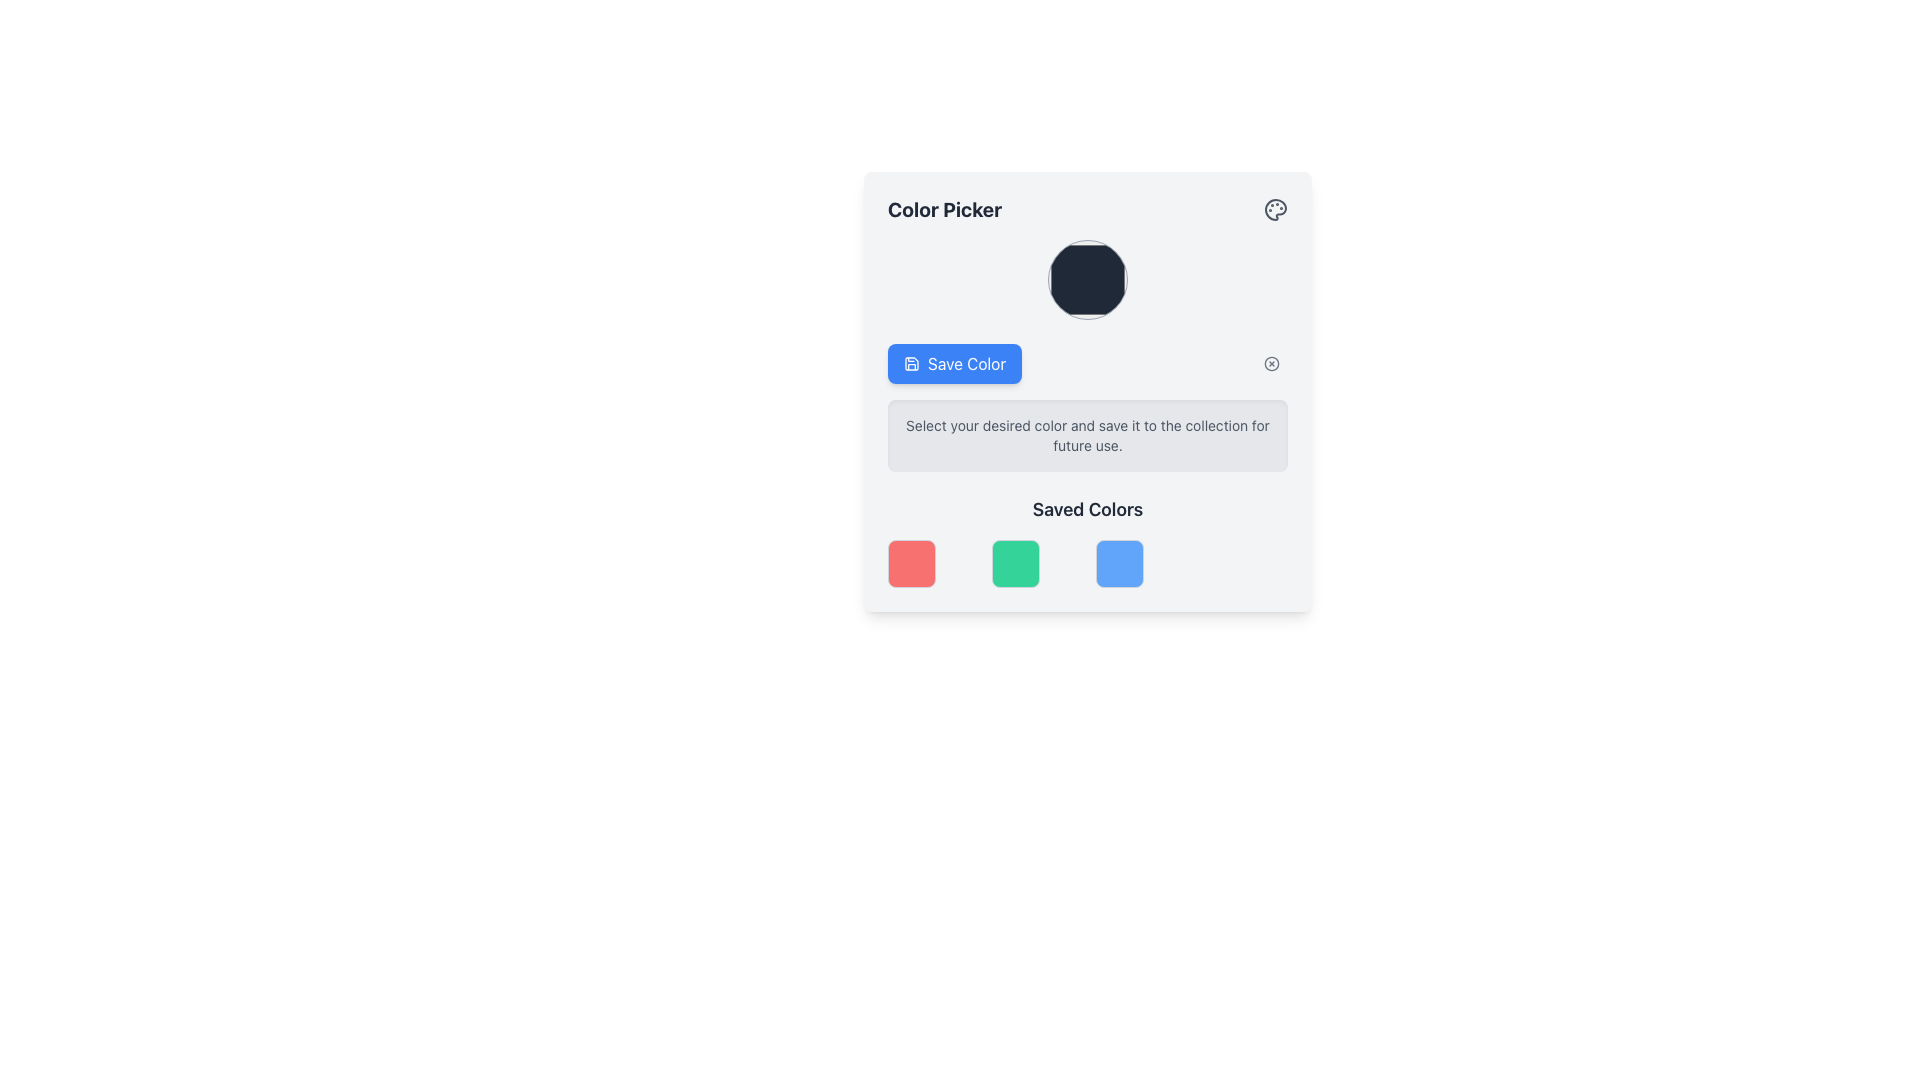 The height and width of the screenshot is (1080, 1920). What do you see at coordinates (911, 363) in the screenshot?
I see `the save icon located at the top-left corner of the 'Save Color' button, which is positioned below the color picking circle in the central UI card` at bounding box center [911, 363].